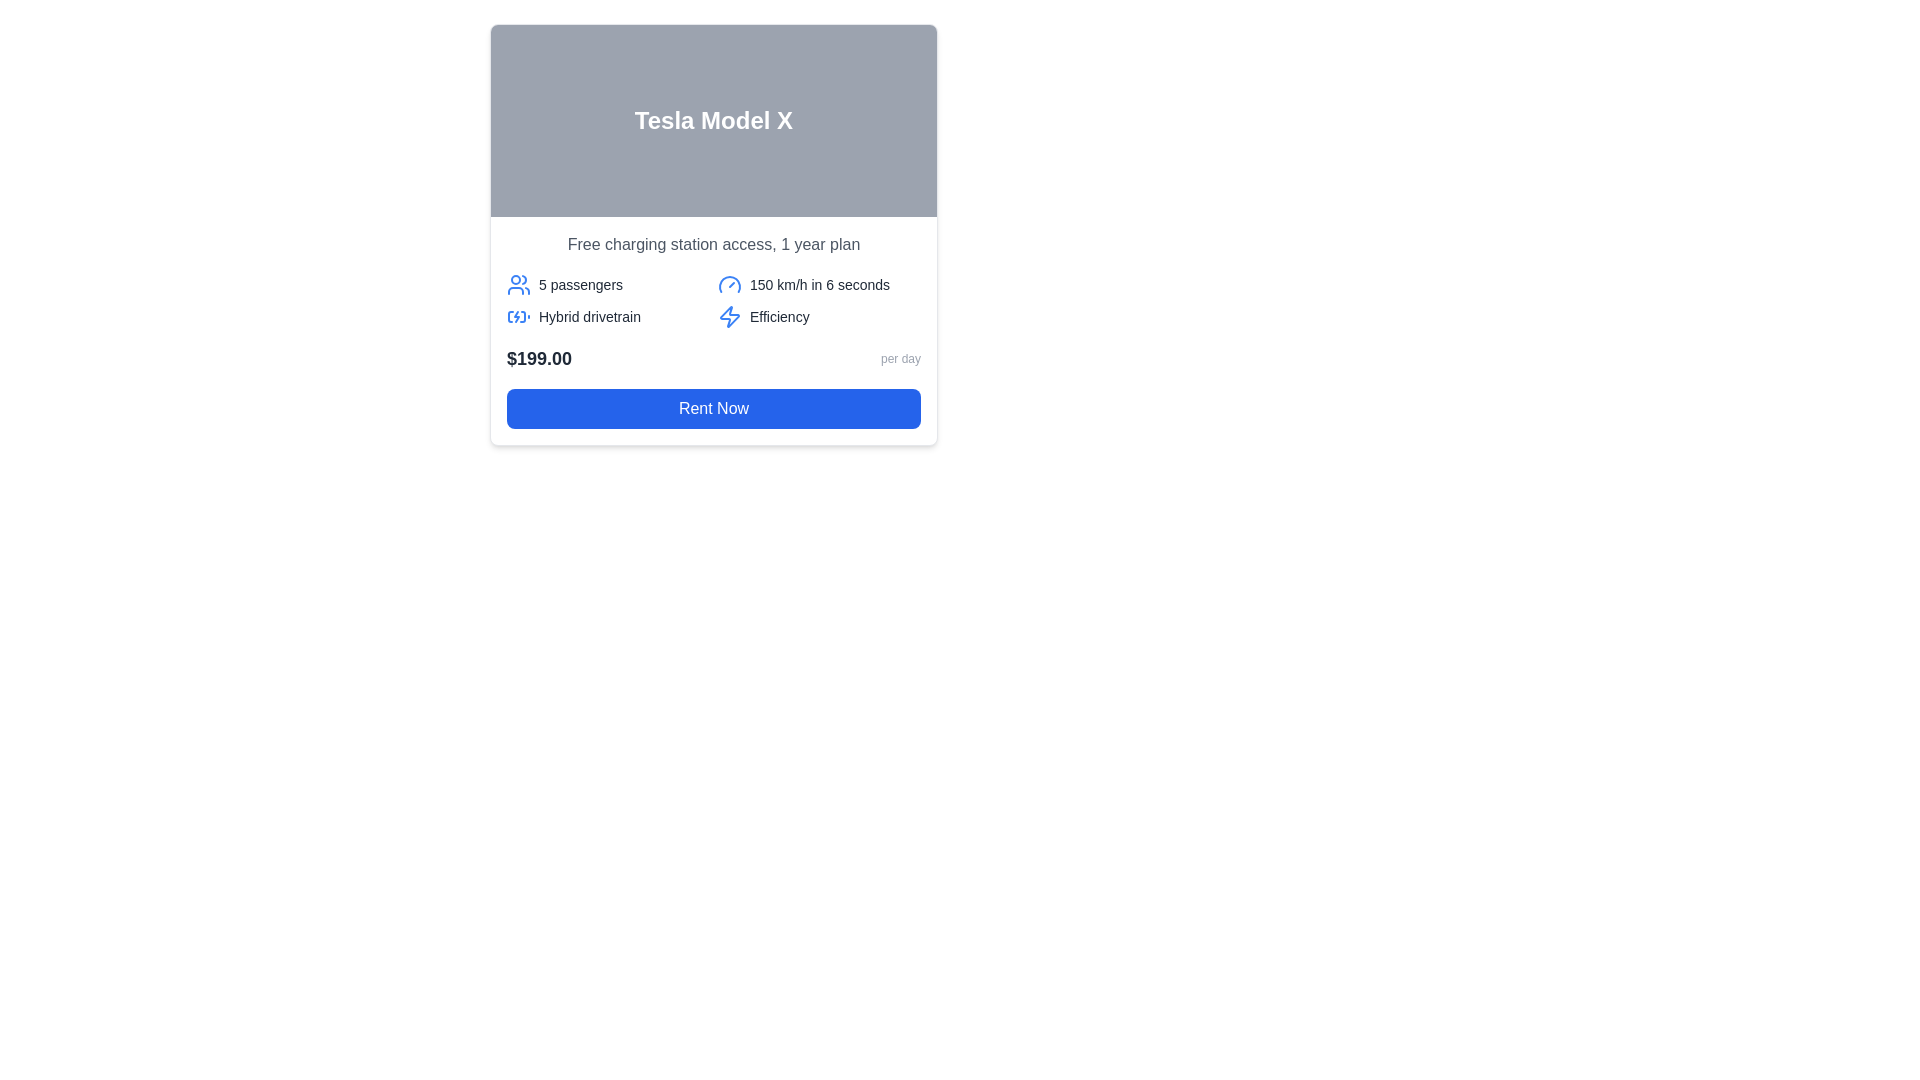 The height and width of the screenshot is (1080, 1920). What do you see at coordinates (900, 357) in the screenshot?
I see `the Text Label that provides additional context for the pricing displayed ('$199.00'), indicating it refers to a daily rate` at bounding box center [900, 357].